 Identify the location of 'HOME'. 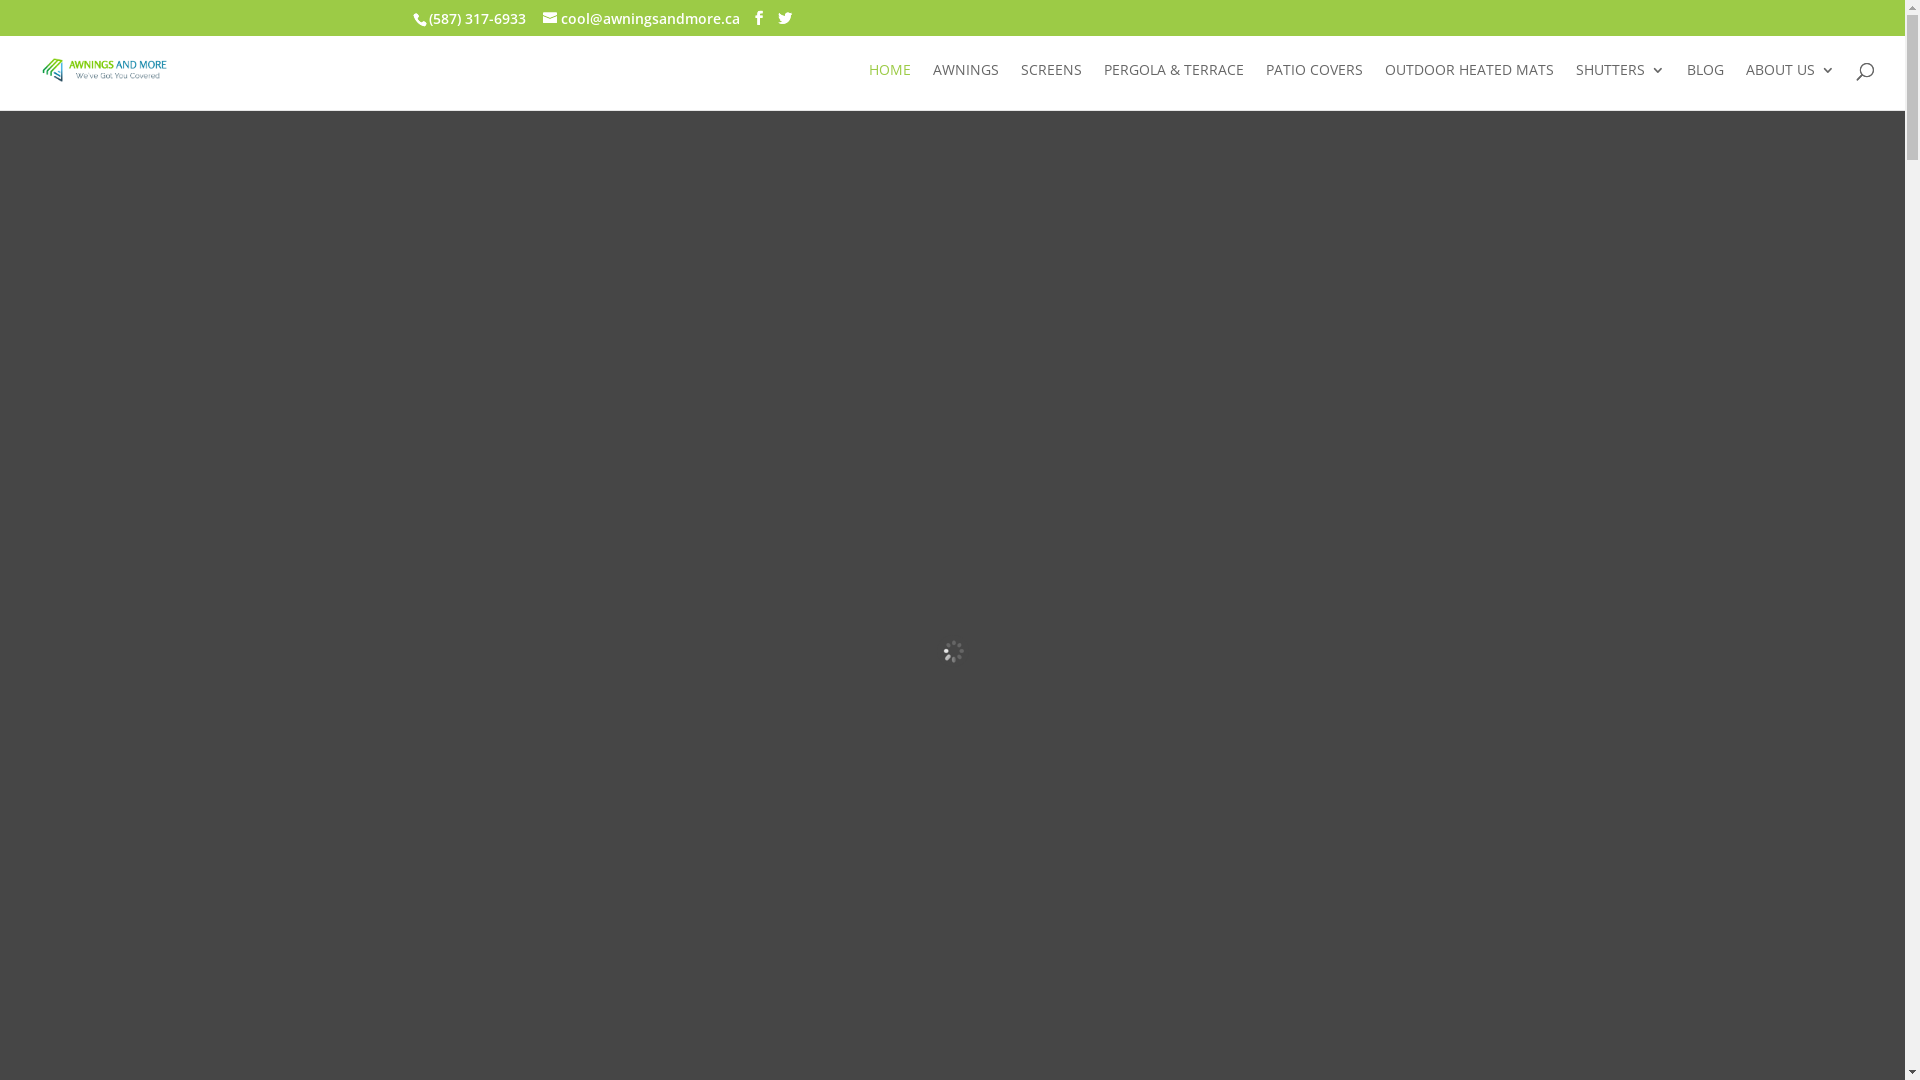
(888, 85).